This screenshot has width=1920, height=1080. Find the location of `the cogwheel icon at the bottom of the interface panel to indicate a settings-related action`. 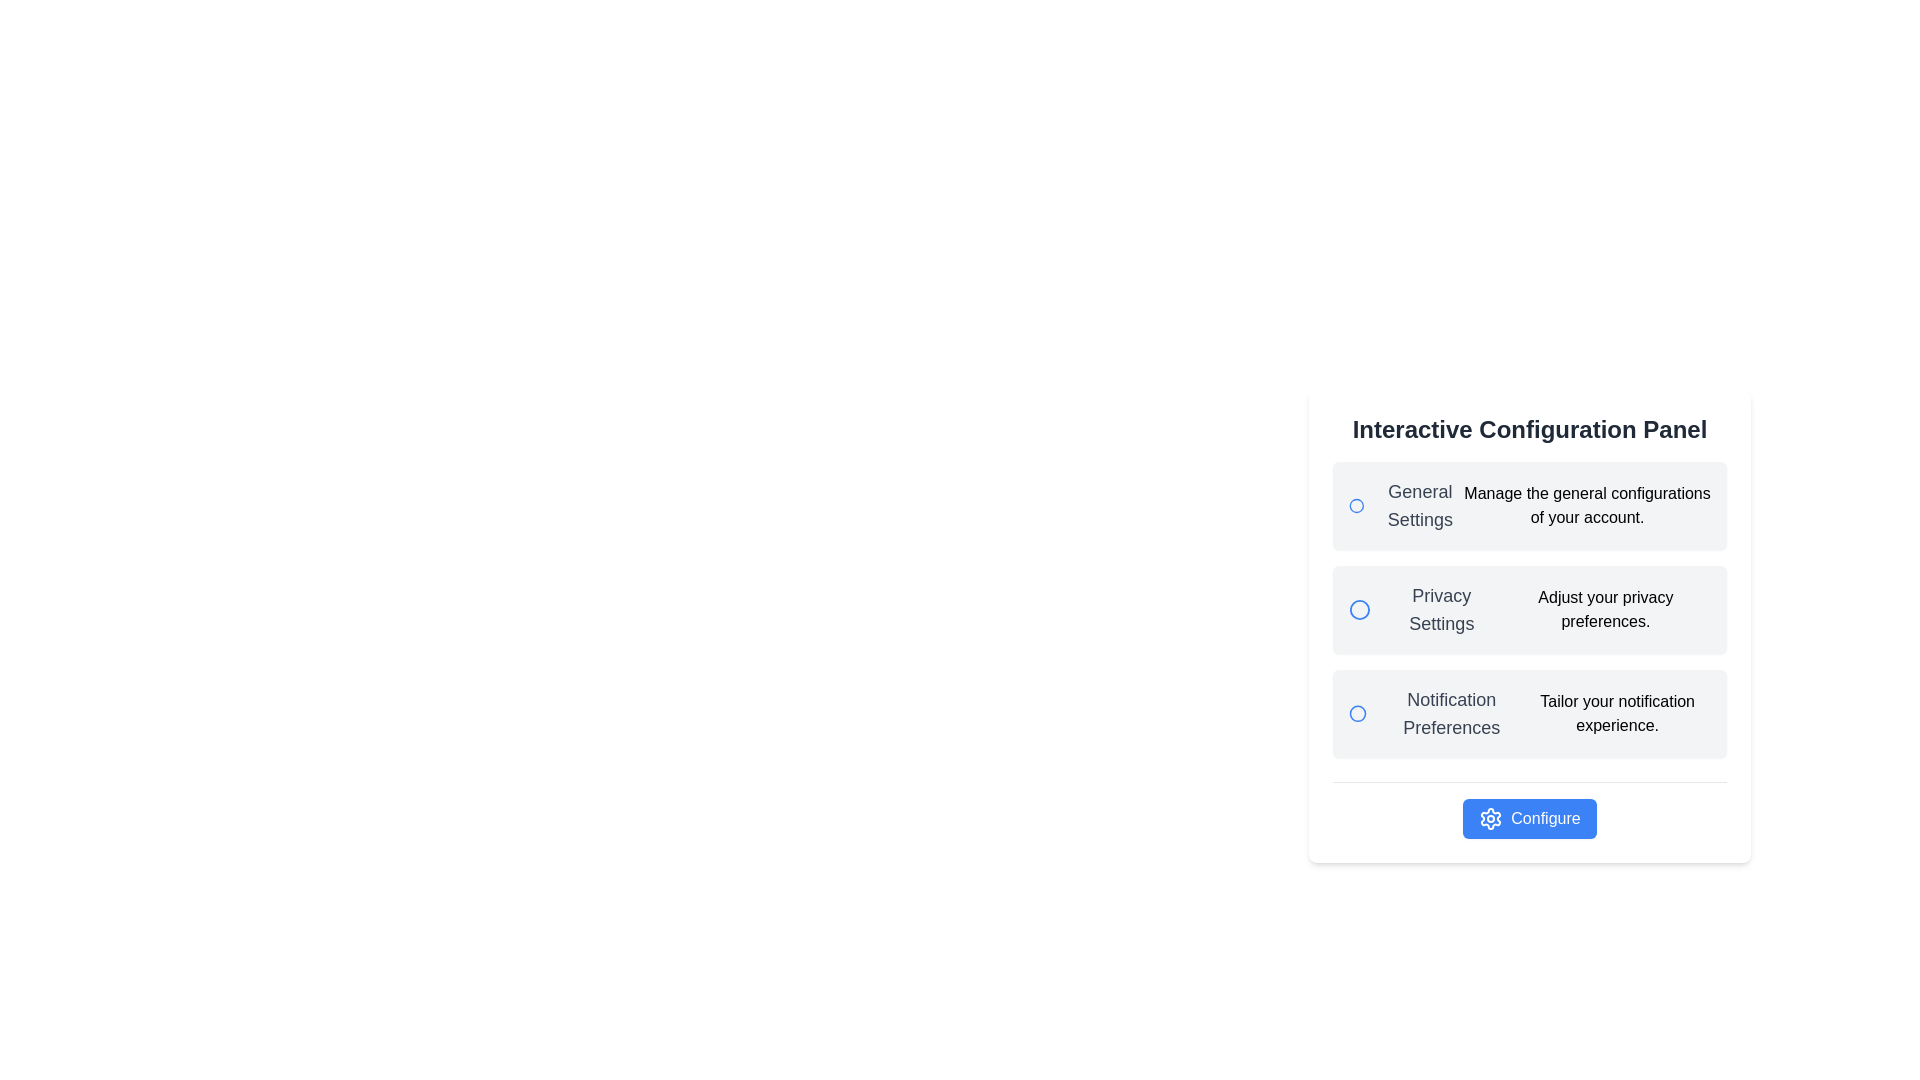

the cogwheel icon at the bottom of the interface panel to indicate a settings-related action is located at coordinates (1491, 818).